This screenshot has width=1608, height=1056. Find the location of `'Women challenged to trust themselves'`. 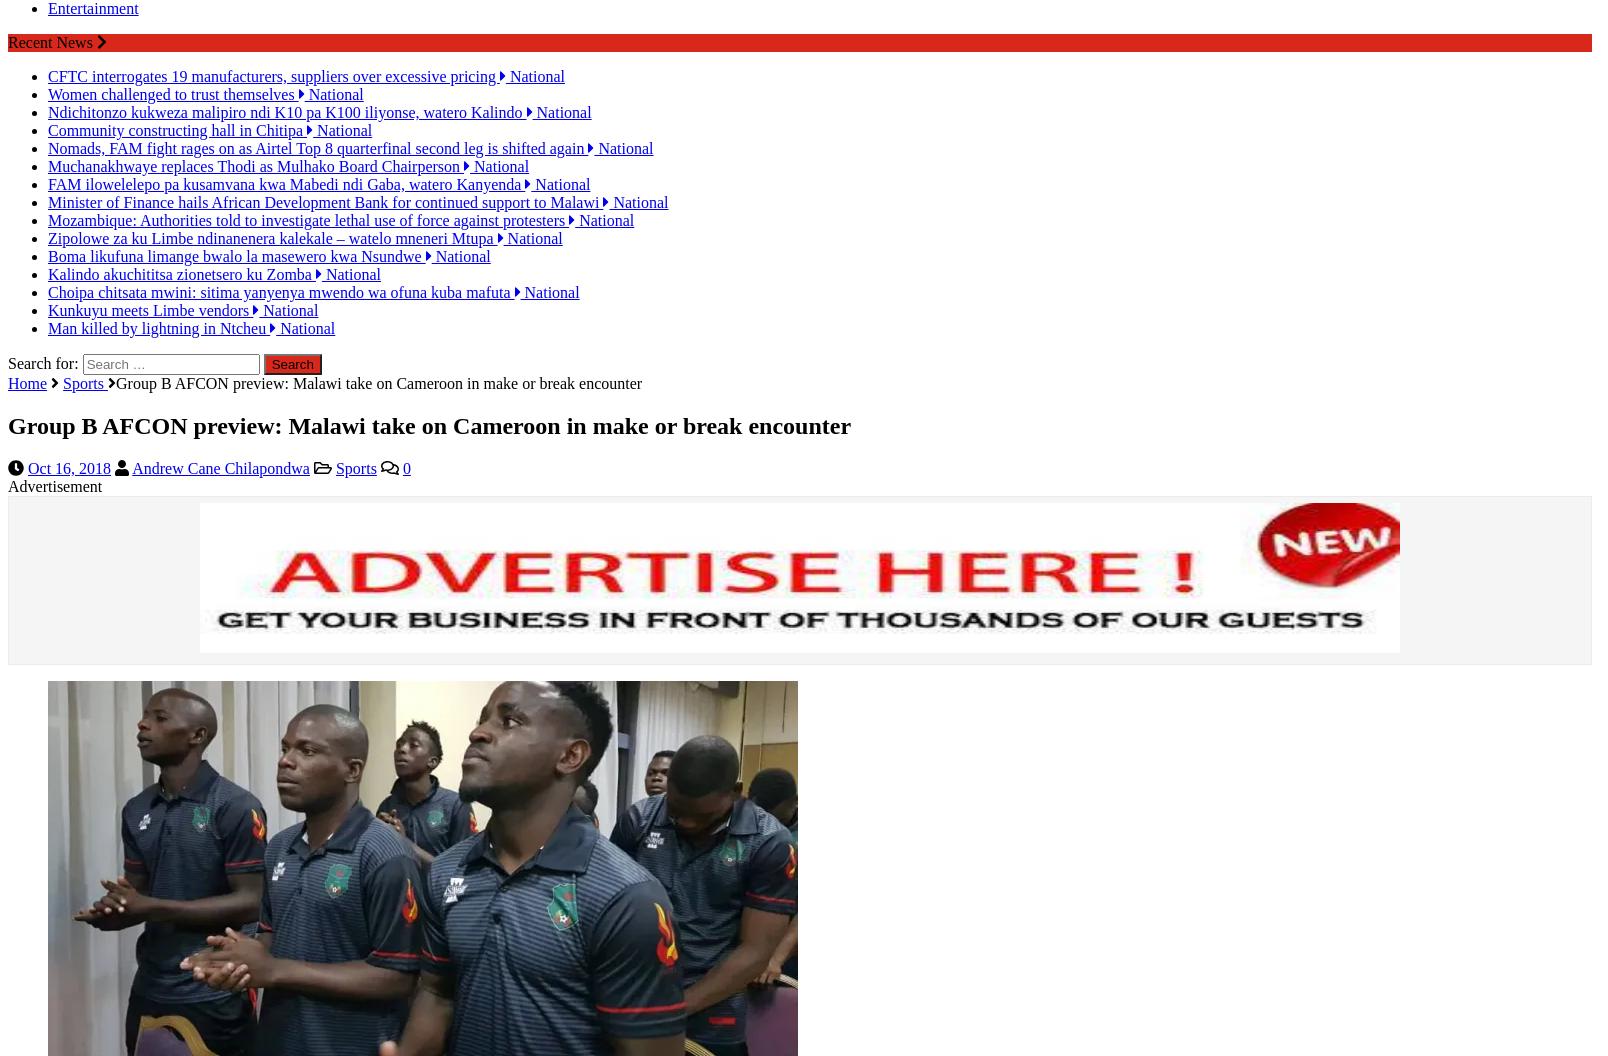

'Women challenged to trust themselves' is located at coordinates (172, 75).